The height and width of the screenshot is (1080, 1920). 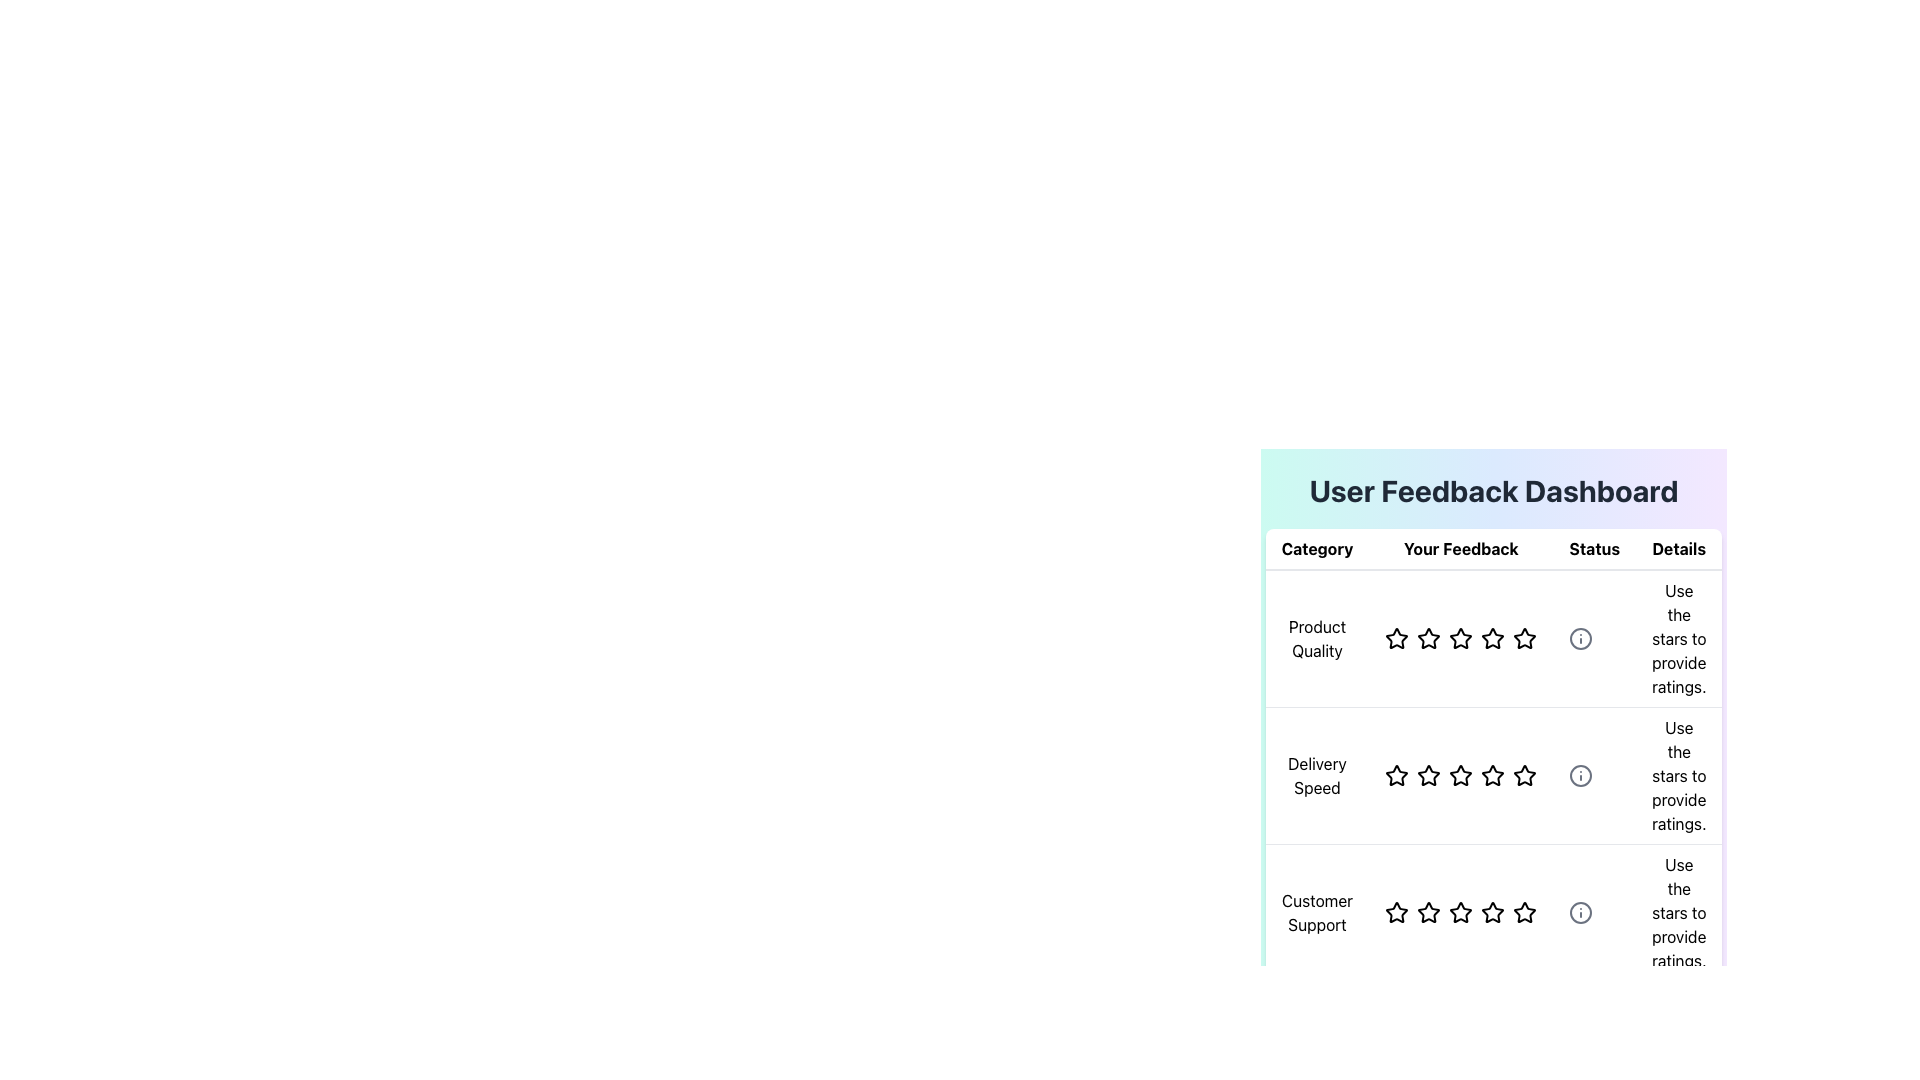 What do you see at coordinates (1317, 549) in the screenshot?
I see `'Category' label located at the top-left corner of the user feedback section, styled with a bold black font and a light gray underline` at bounding box center [1317, 549].